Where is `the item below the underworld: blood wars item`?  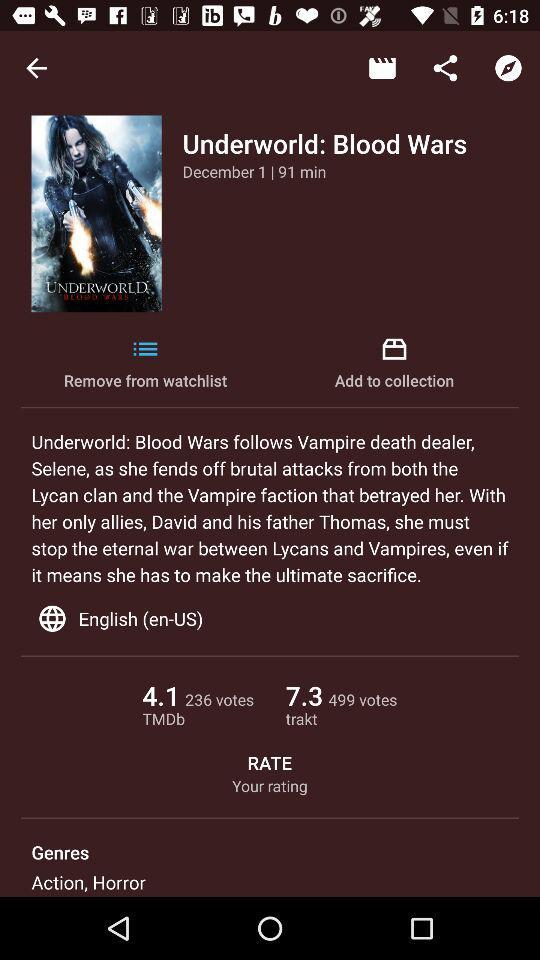
the item below the underworld: blood wars item is located at coordinates (254, 170).